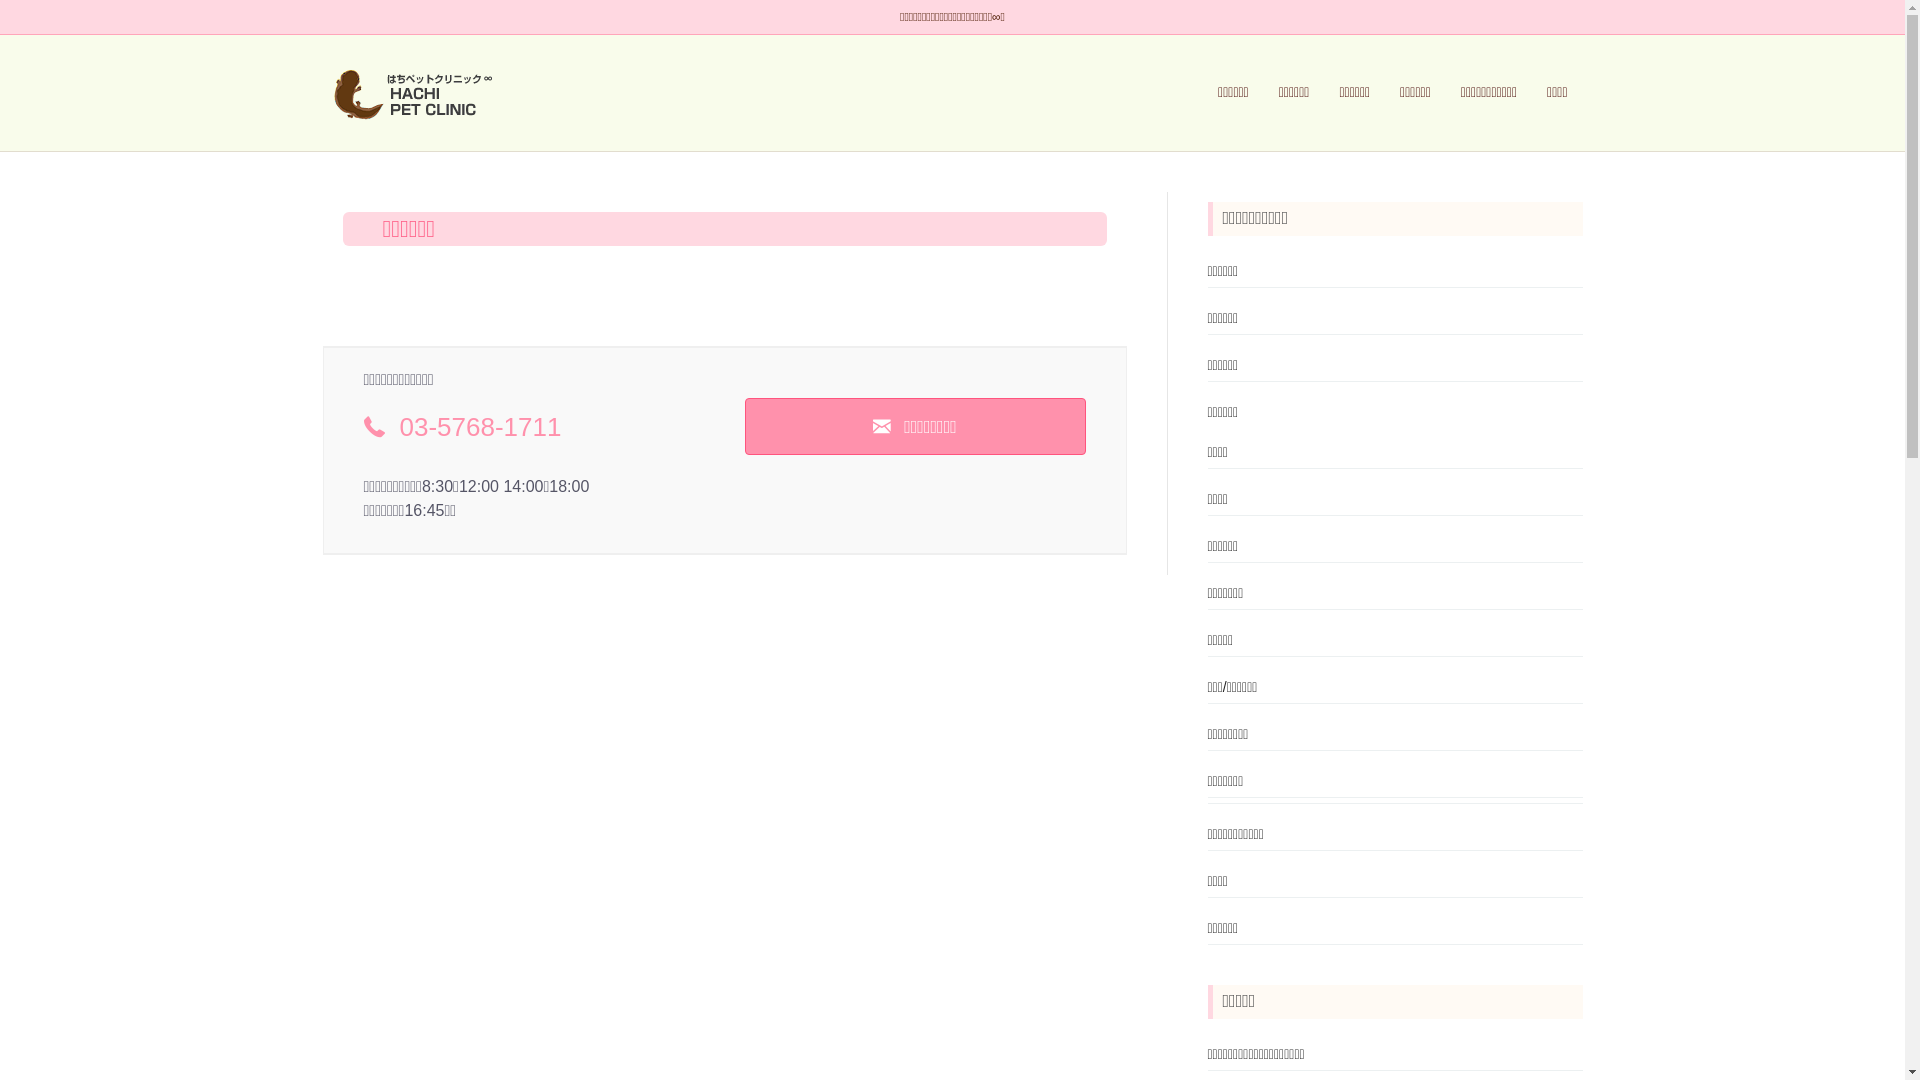  I want to click on '03-5768-1711', so click(480, 426).